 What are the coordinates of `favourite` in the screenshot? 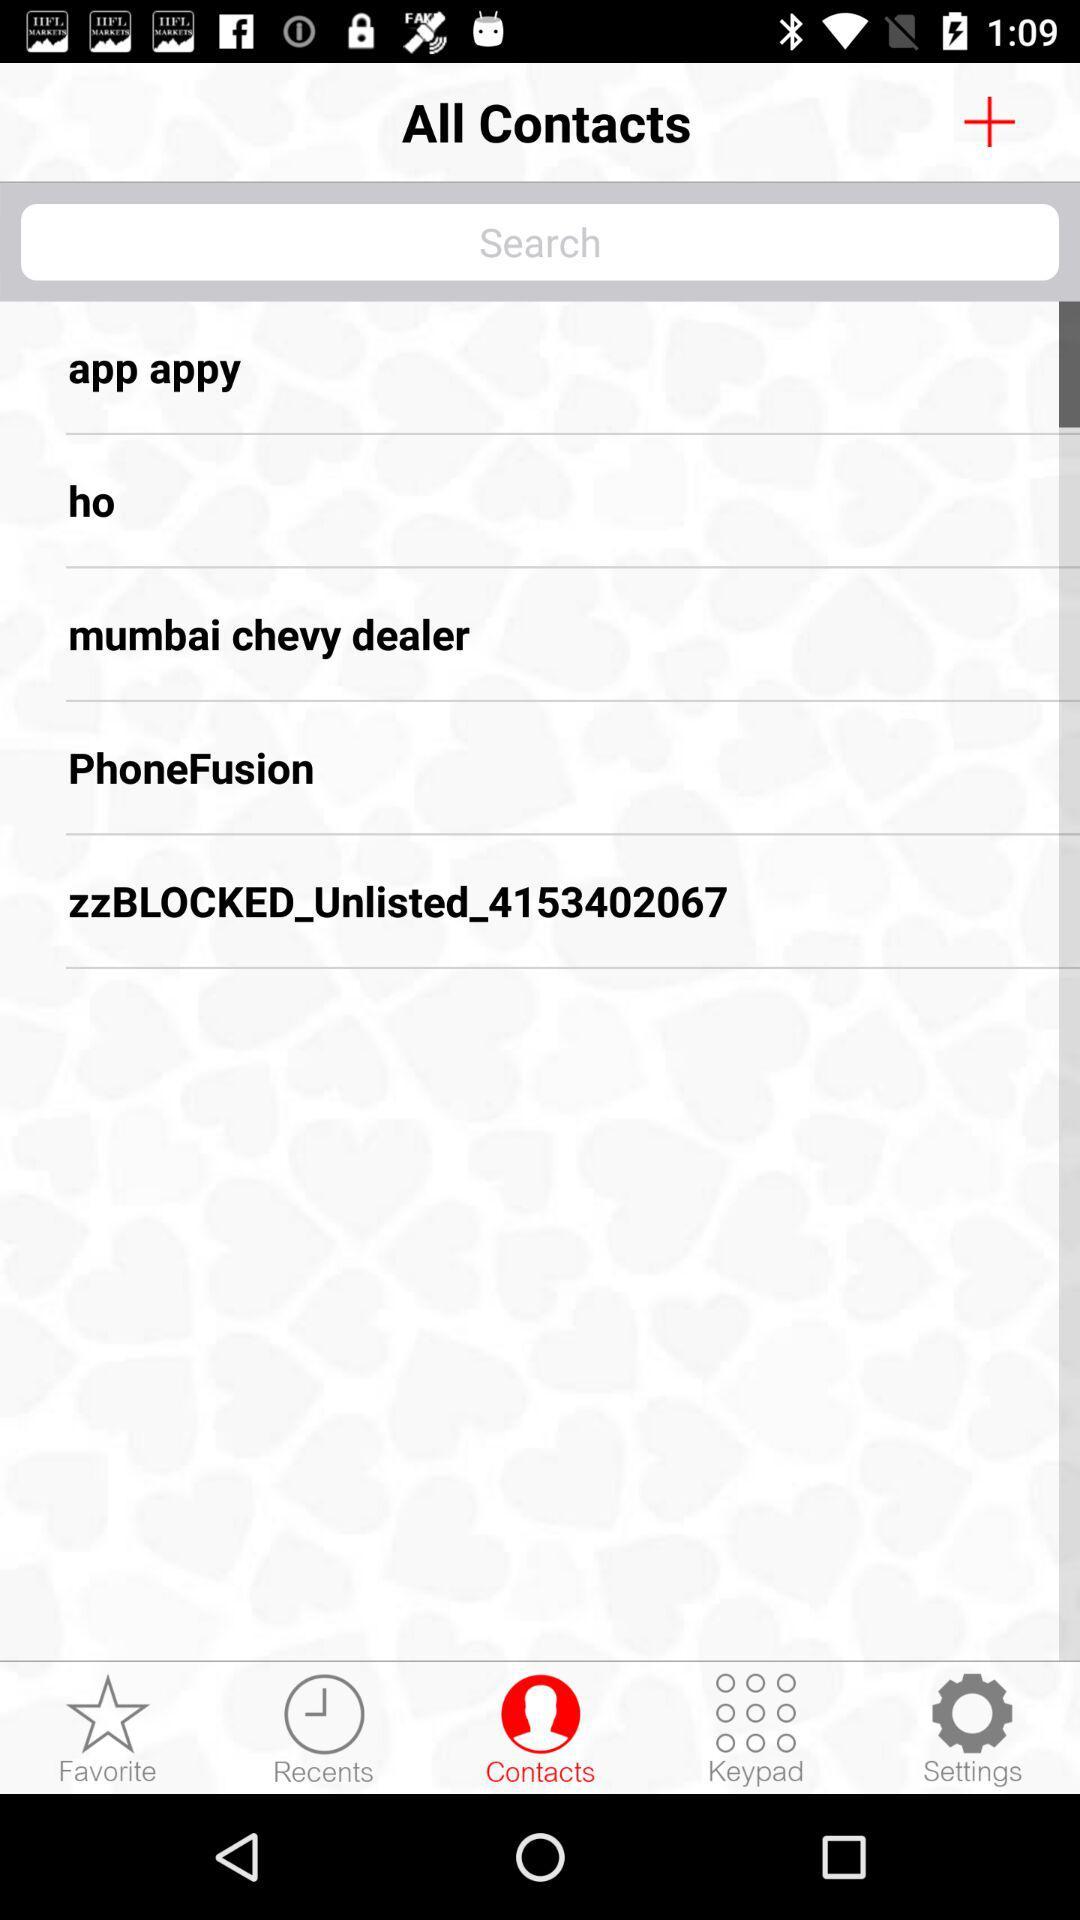 It's located at (108, 1728).